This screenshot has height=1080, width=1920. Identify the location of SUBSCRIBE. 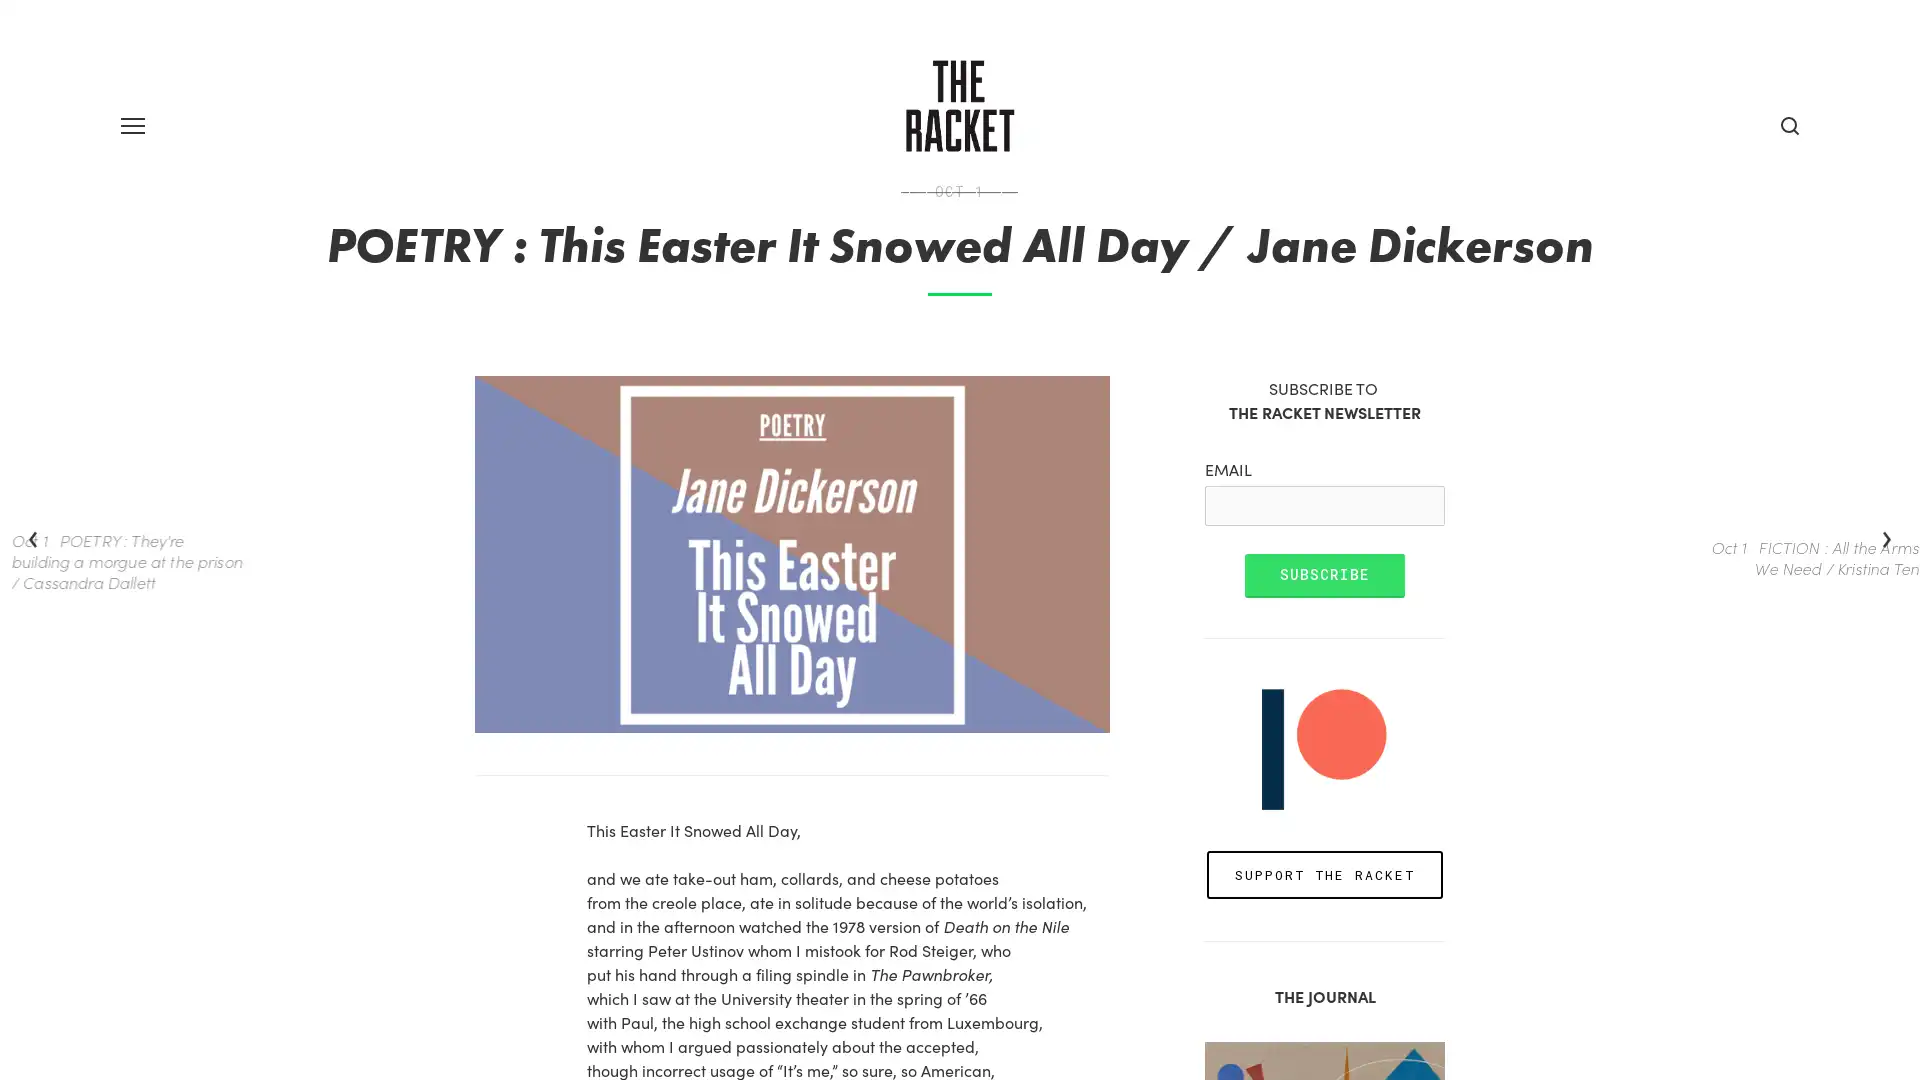
(1324, 643).